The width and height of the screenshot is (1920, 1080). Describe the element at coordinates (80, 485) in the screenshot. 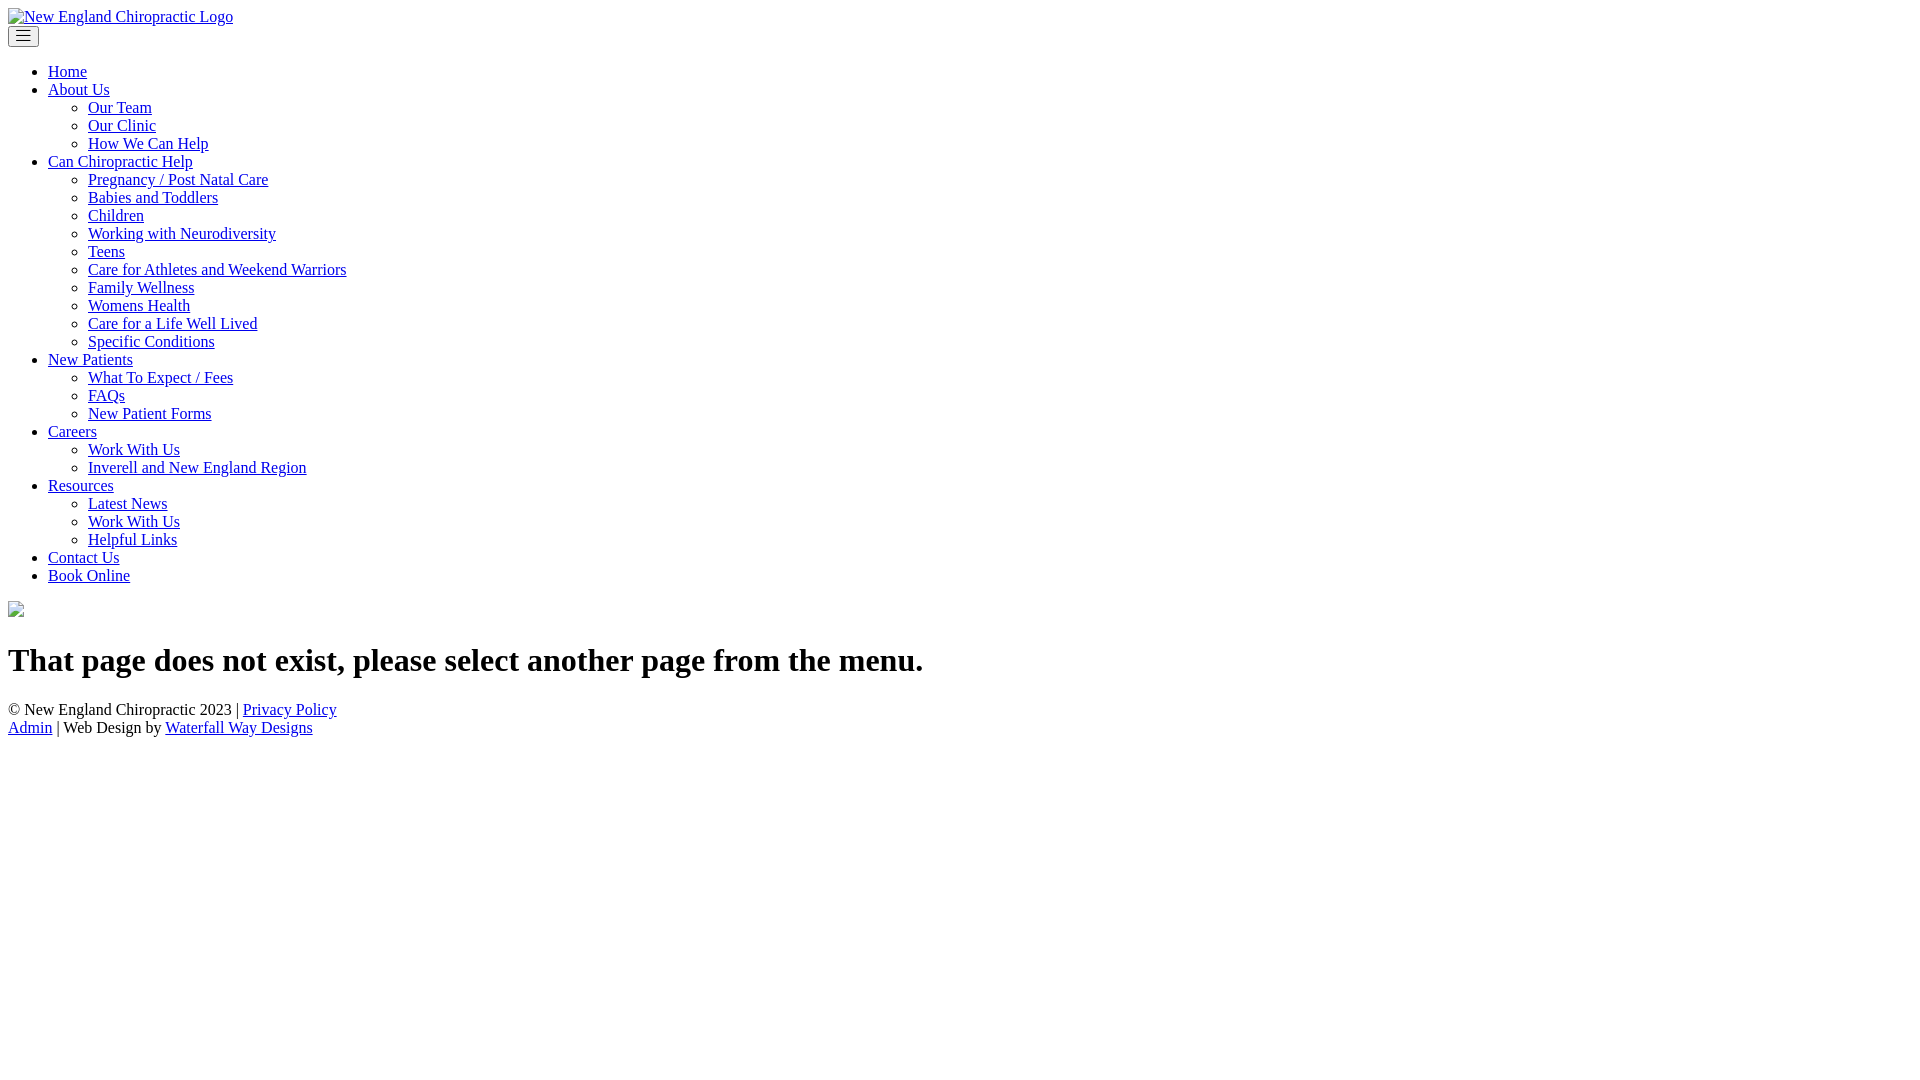

I see `'Resources'` at that location.